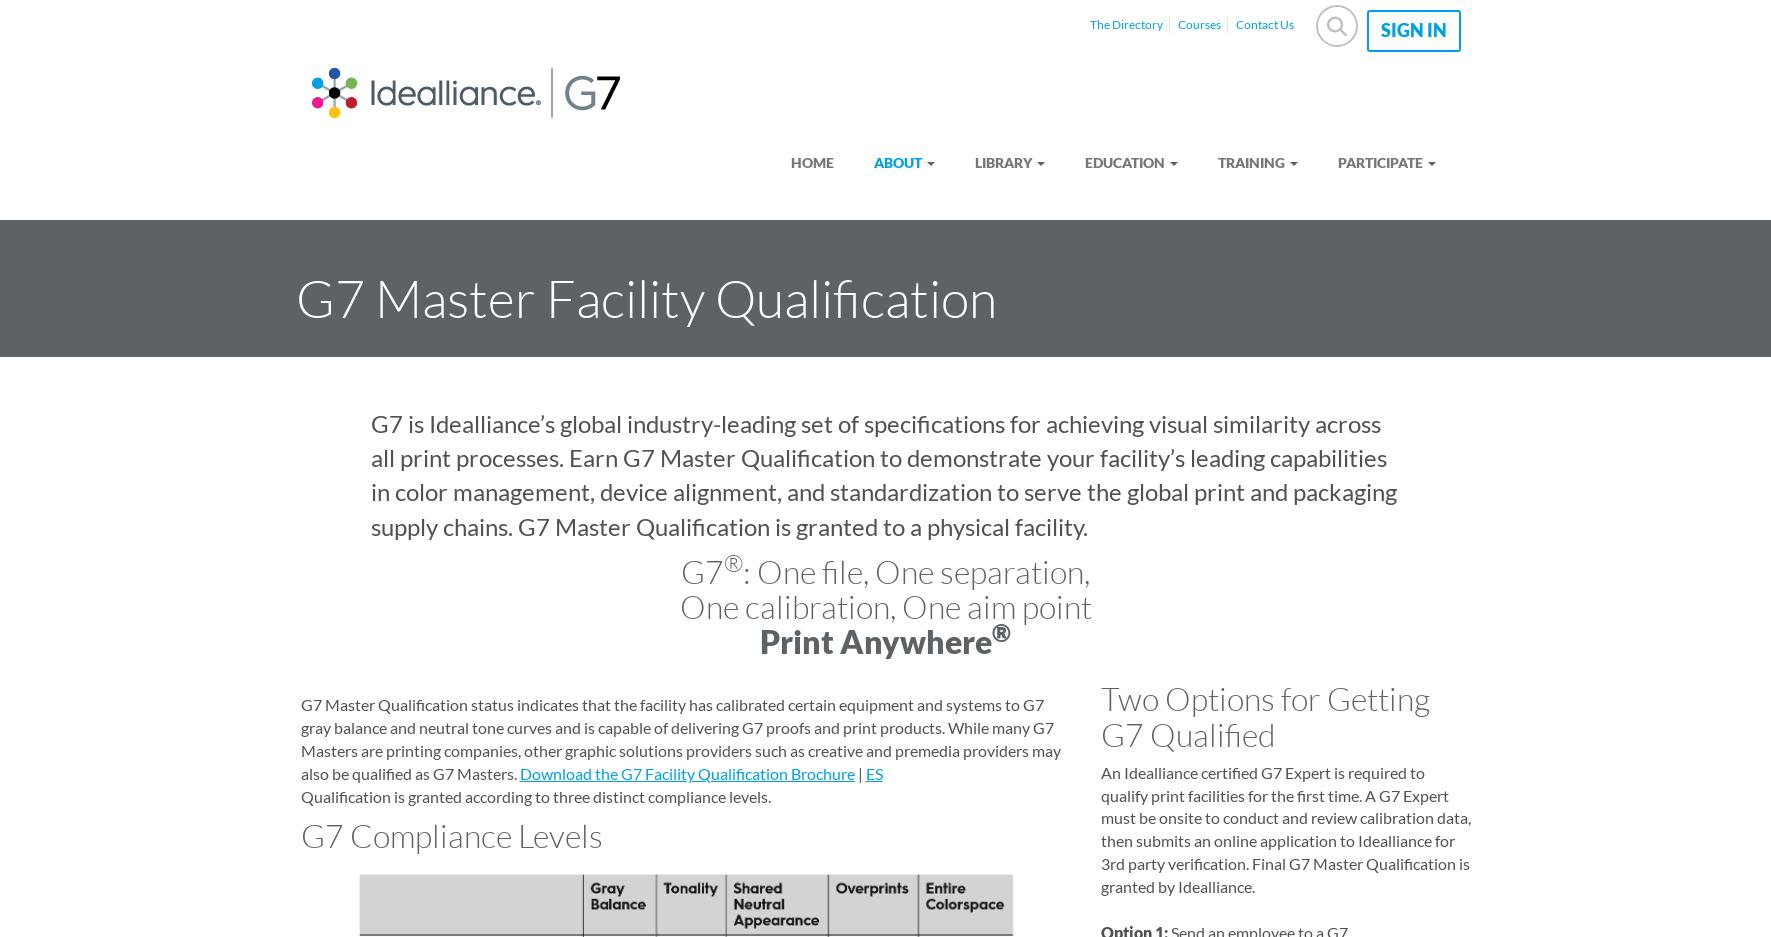 Image resolution: width=1771 pixels, height=937 pixels. Describe the element at coordinates (897, 160) in the screenshot. I see `'About'` at that location.